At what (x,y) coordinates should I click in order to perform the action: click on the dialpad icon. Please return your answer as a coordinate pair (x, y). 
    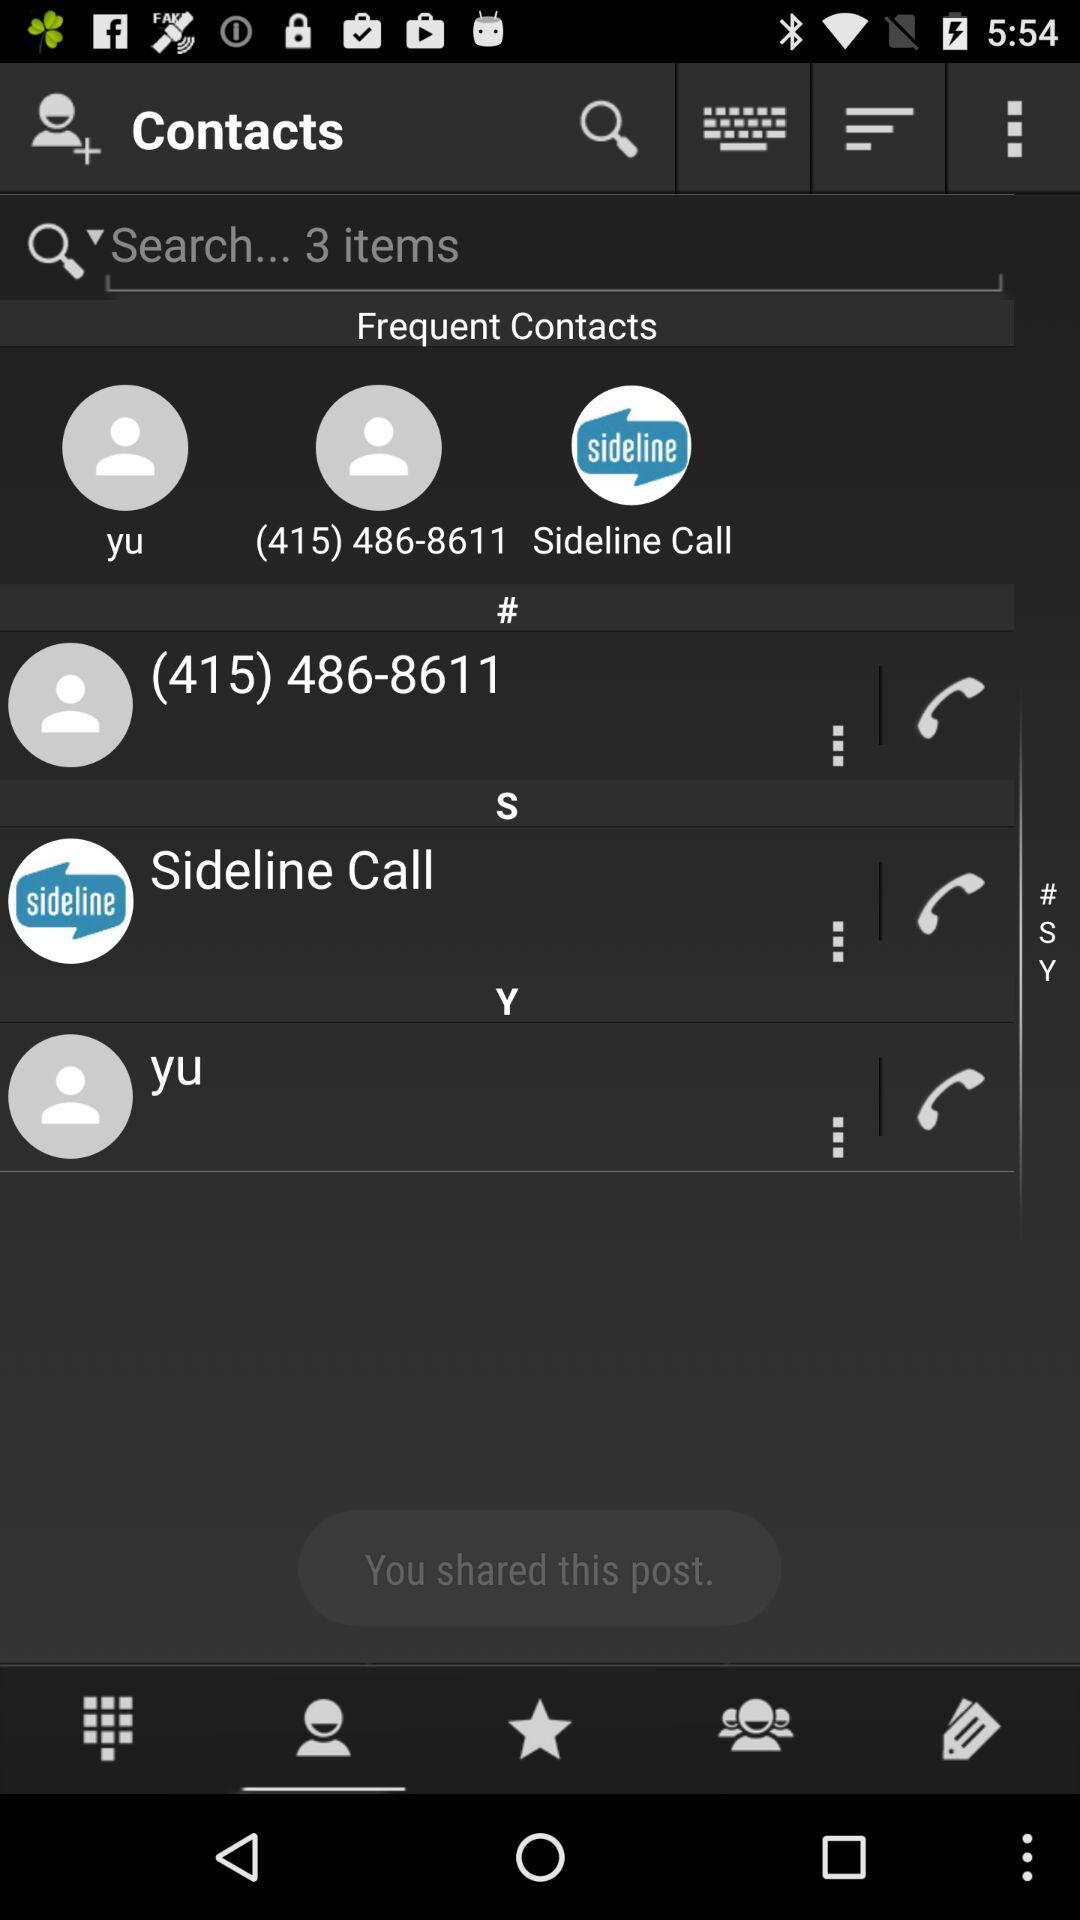
    Looking at the image, I should click on (108, 1848).